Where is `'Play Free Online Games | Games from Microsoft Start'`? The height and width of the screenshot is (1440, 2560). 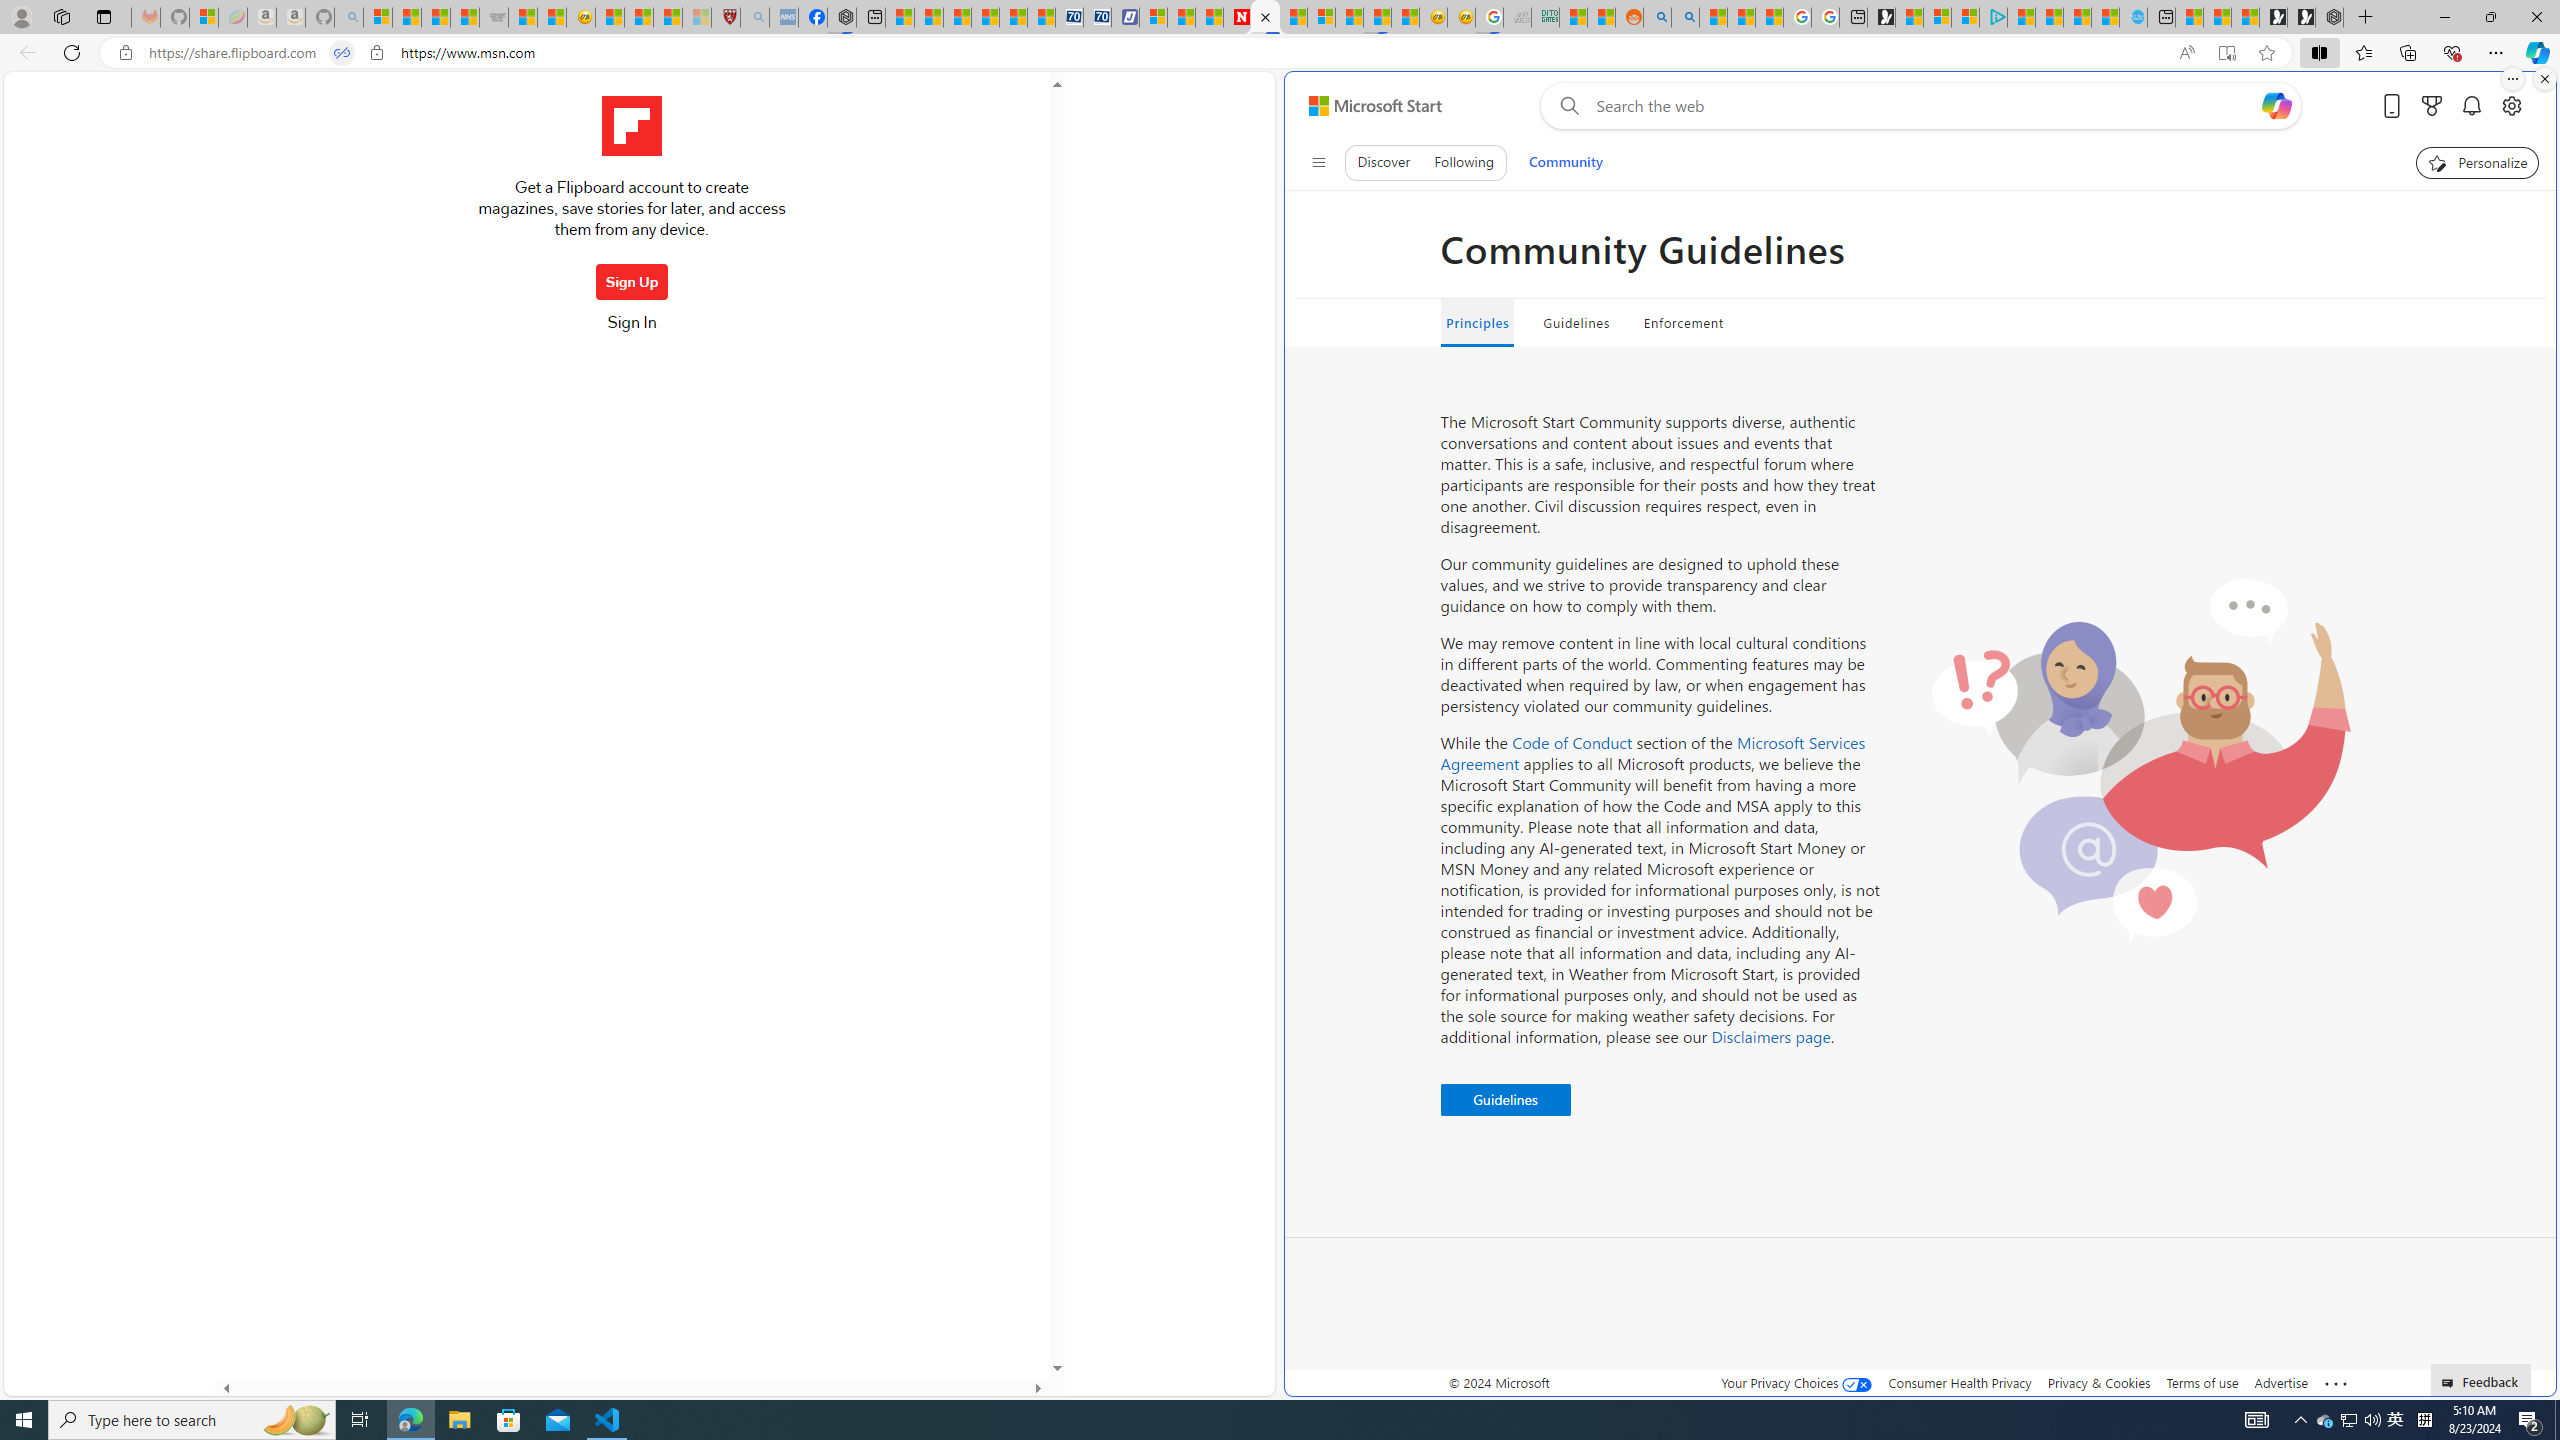 'Play Free Online Games | Games from Microsoft Start' is located at coordinates (2300, 16).